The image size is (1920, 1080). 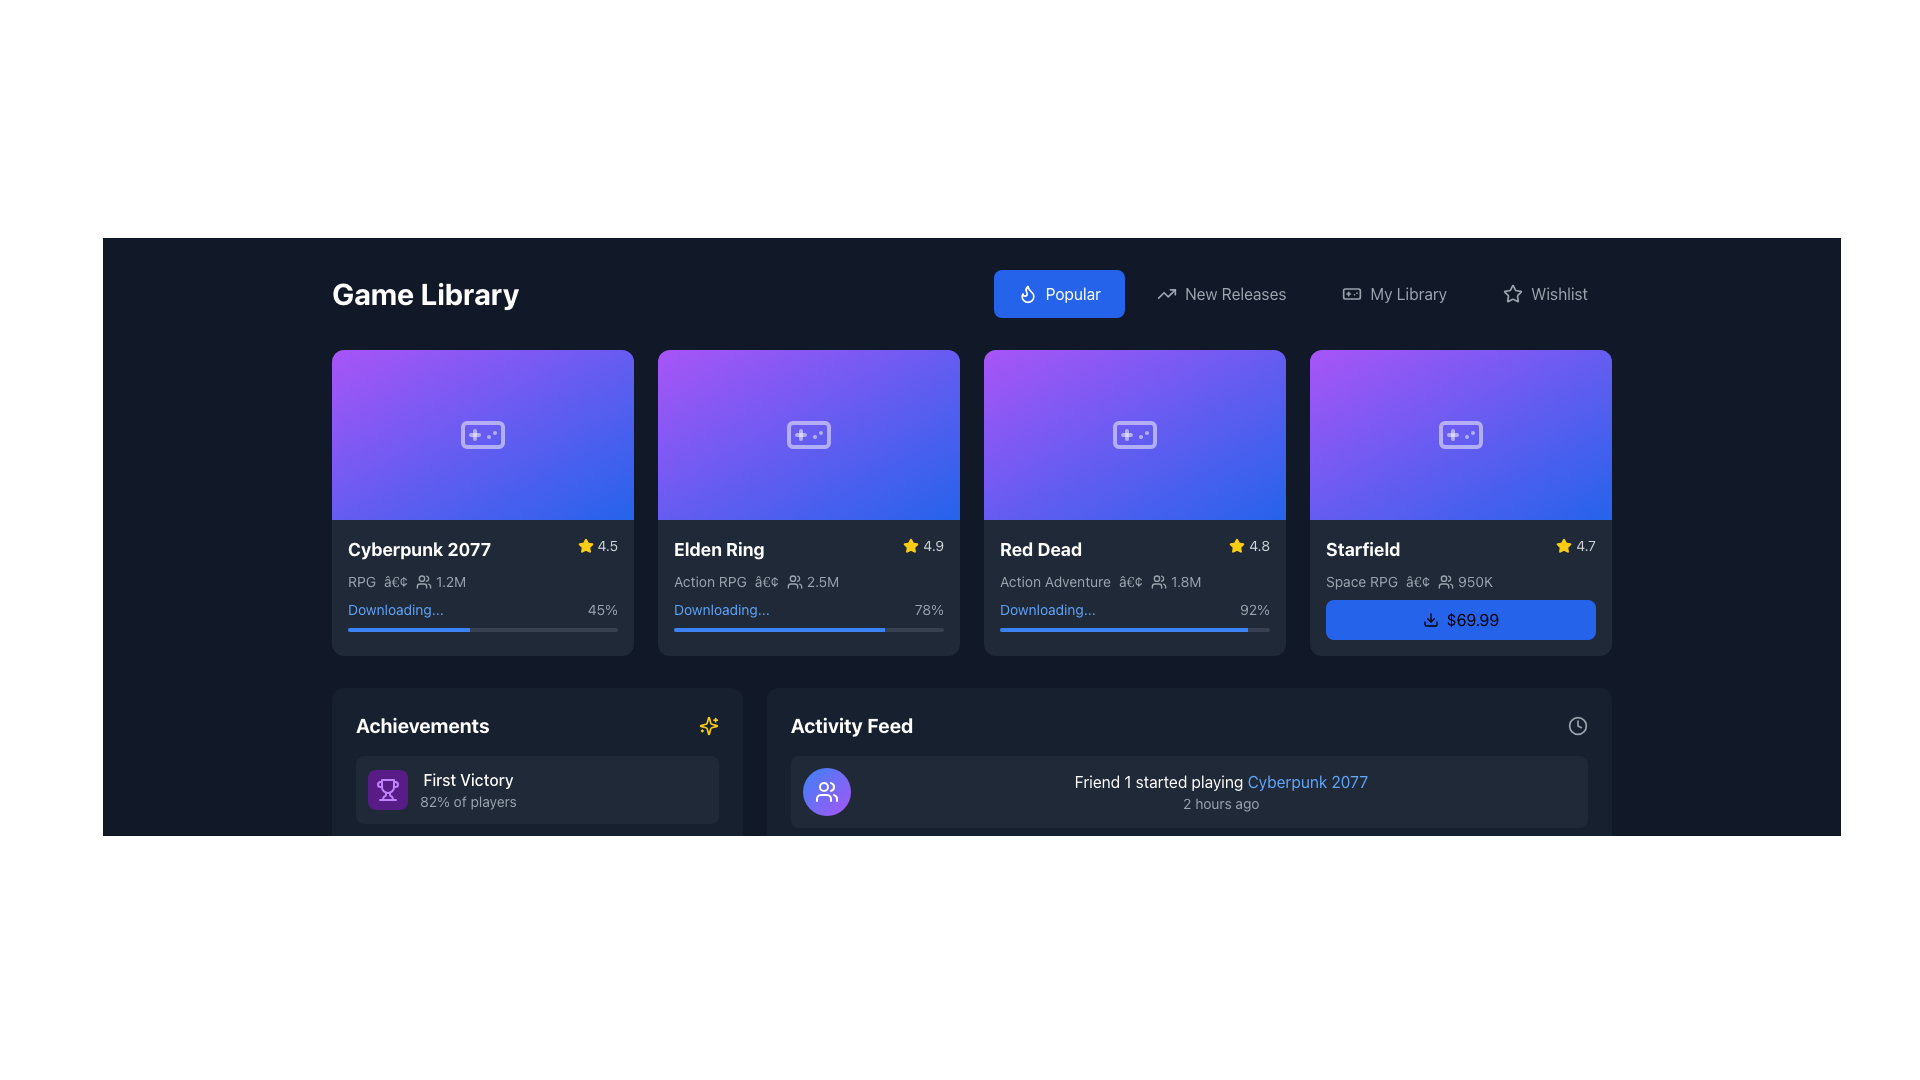 What do you see at coordinates (1027, 293) in the screenshot?
I see `the flame icon located to the left of the blue 'Popular' button at the top section of the interface, which signifies trending content` at bounding box center [1027, 293].